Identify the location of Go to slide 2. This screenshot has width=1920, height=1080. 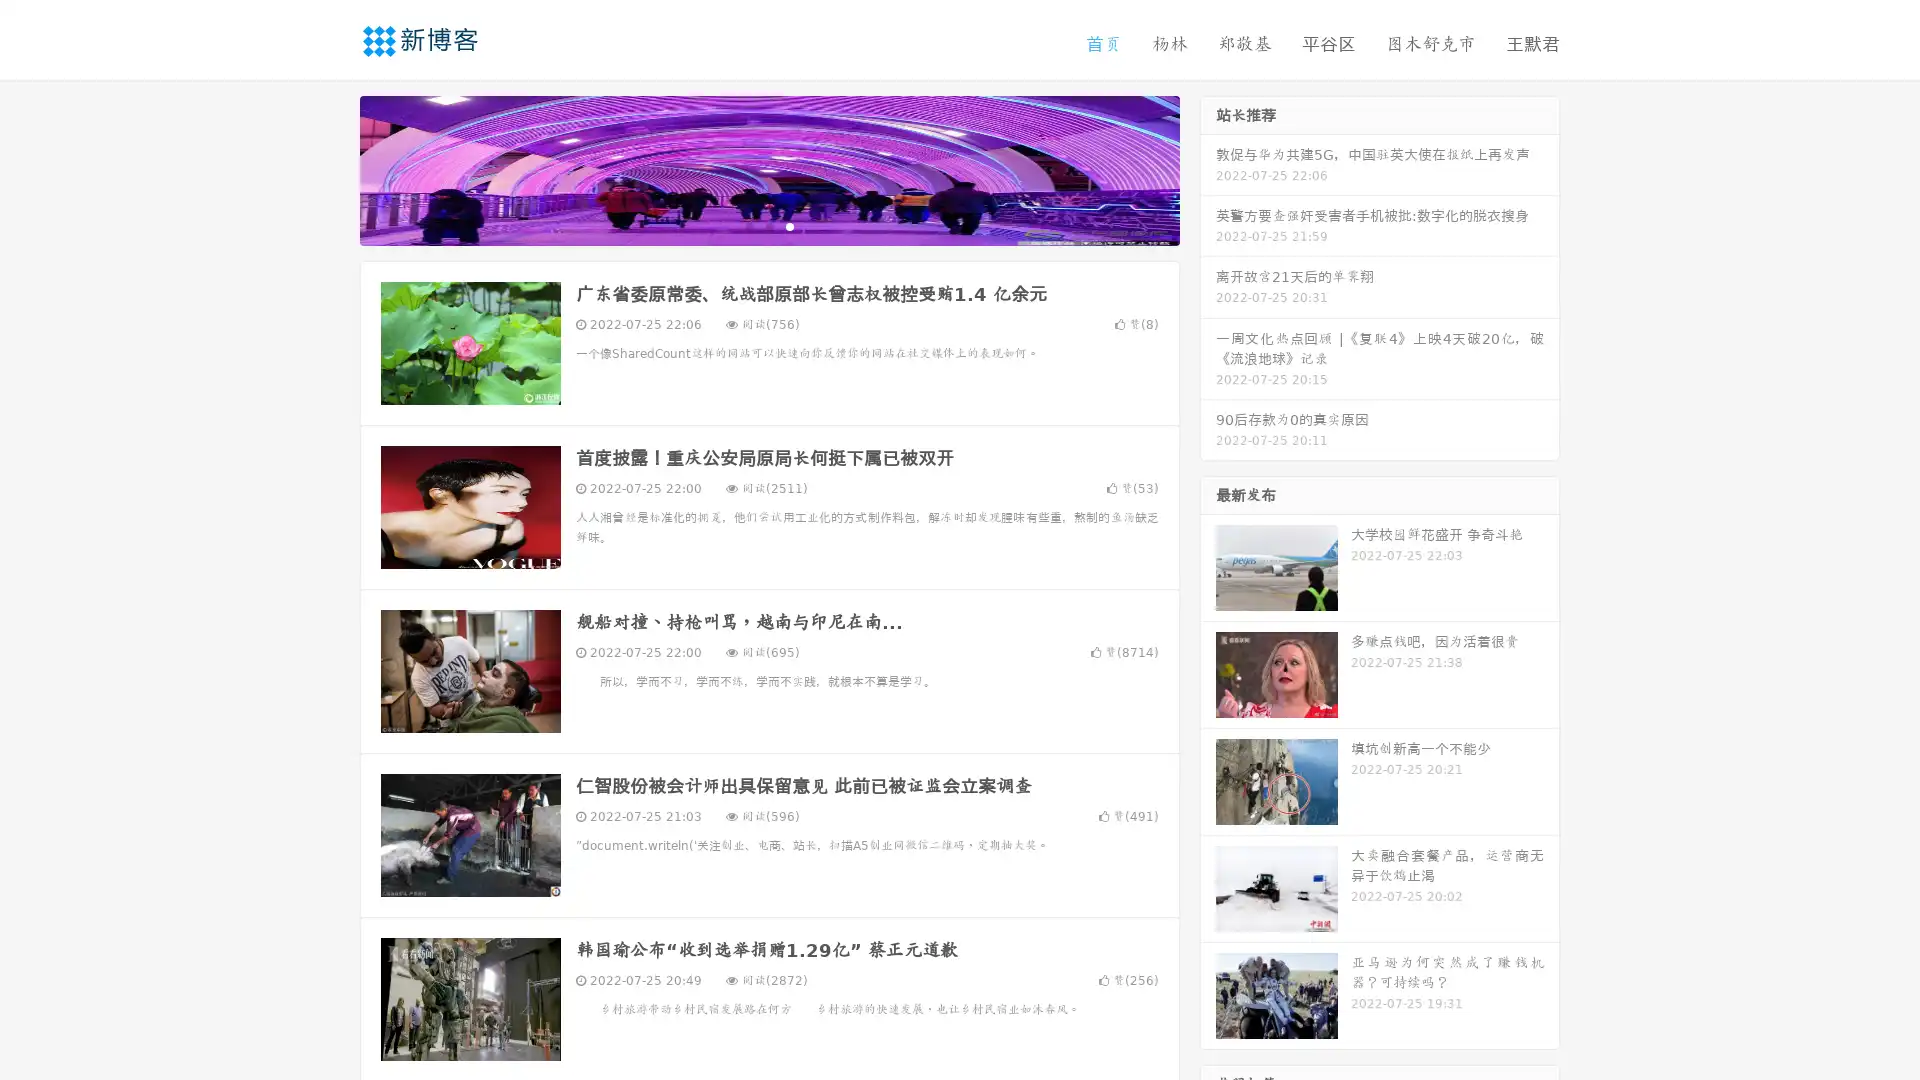
(768, 225).